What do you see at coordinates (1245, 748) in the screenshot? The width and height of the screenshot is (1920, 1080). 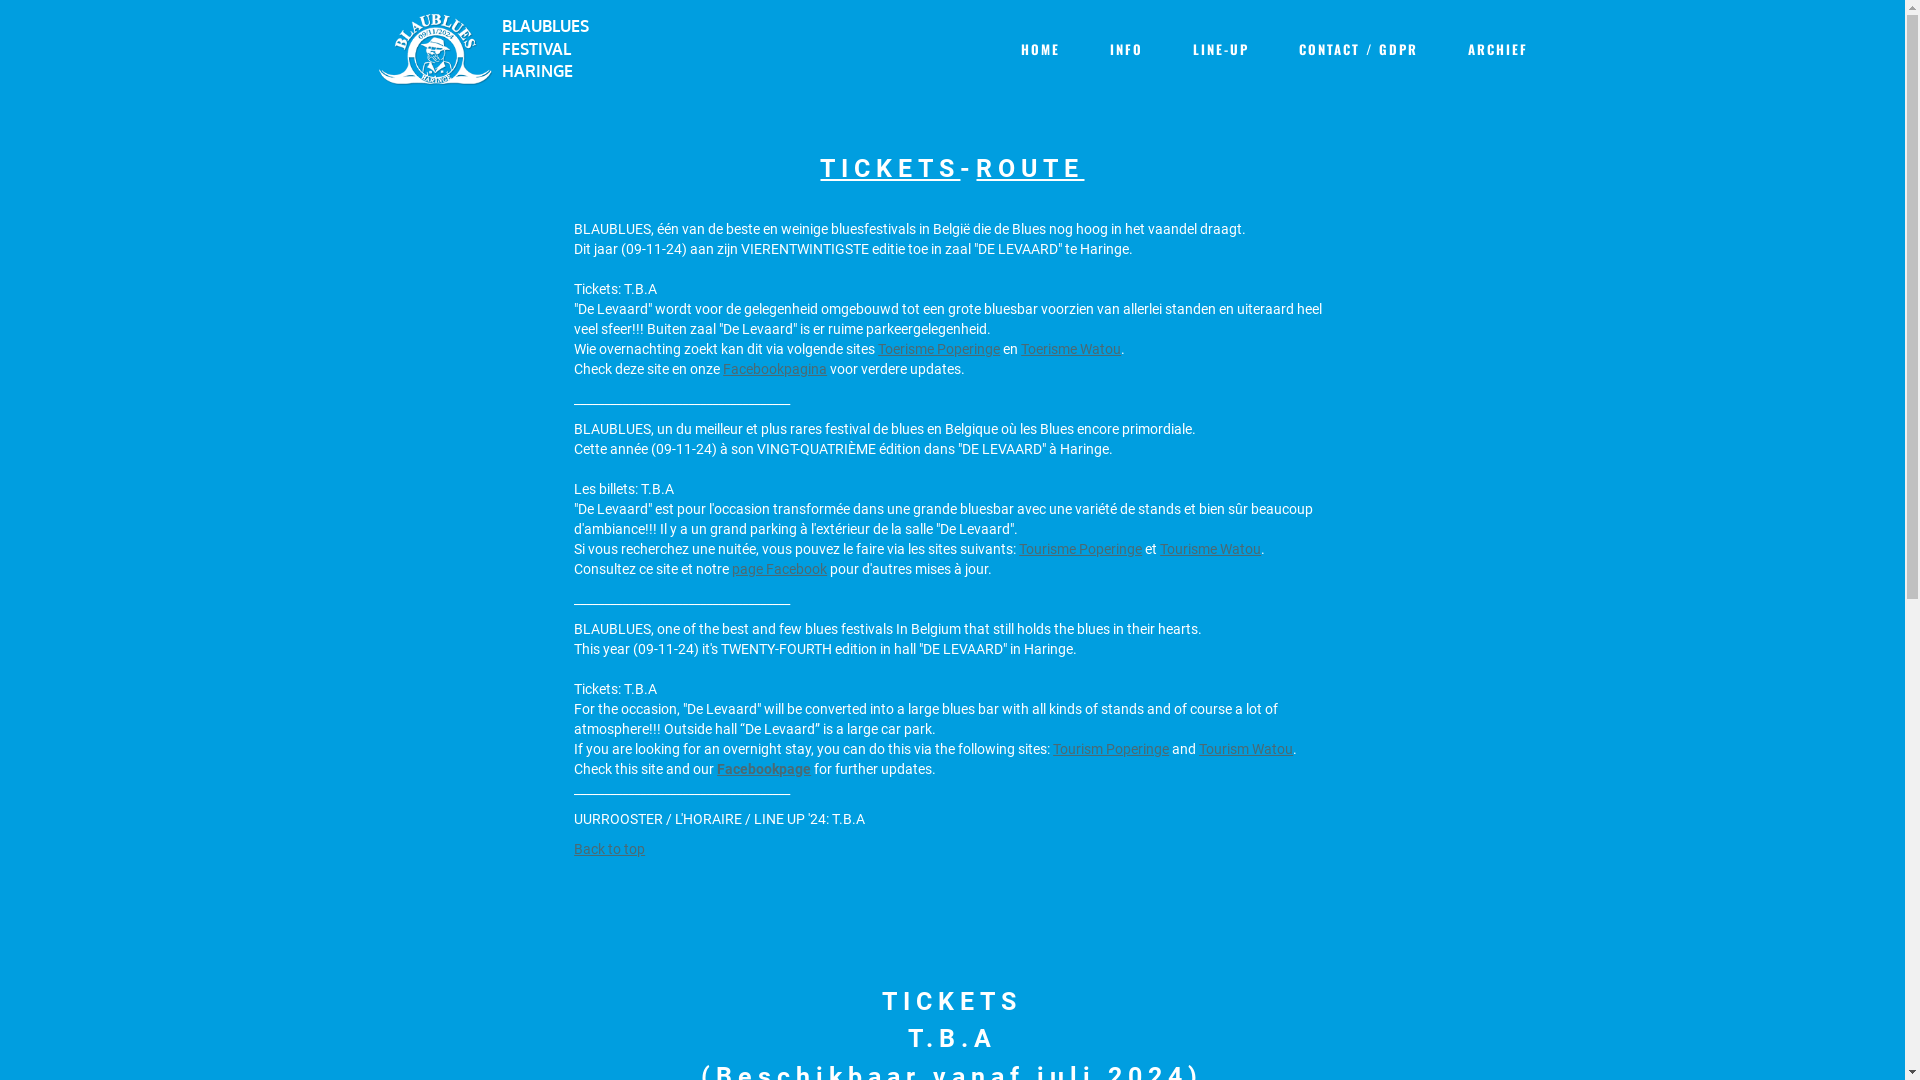 I see `'Tourism Watou'` at bounding box center [1245, 748].